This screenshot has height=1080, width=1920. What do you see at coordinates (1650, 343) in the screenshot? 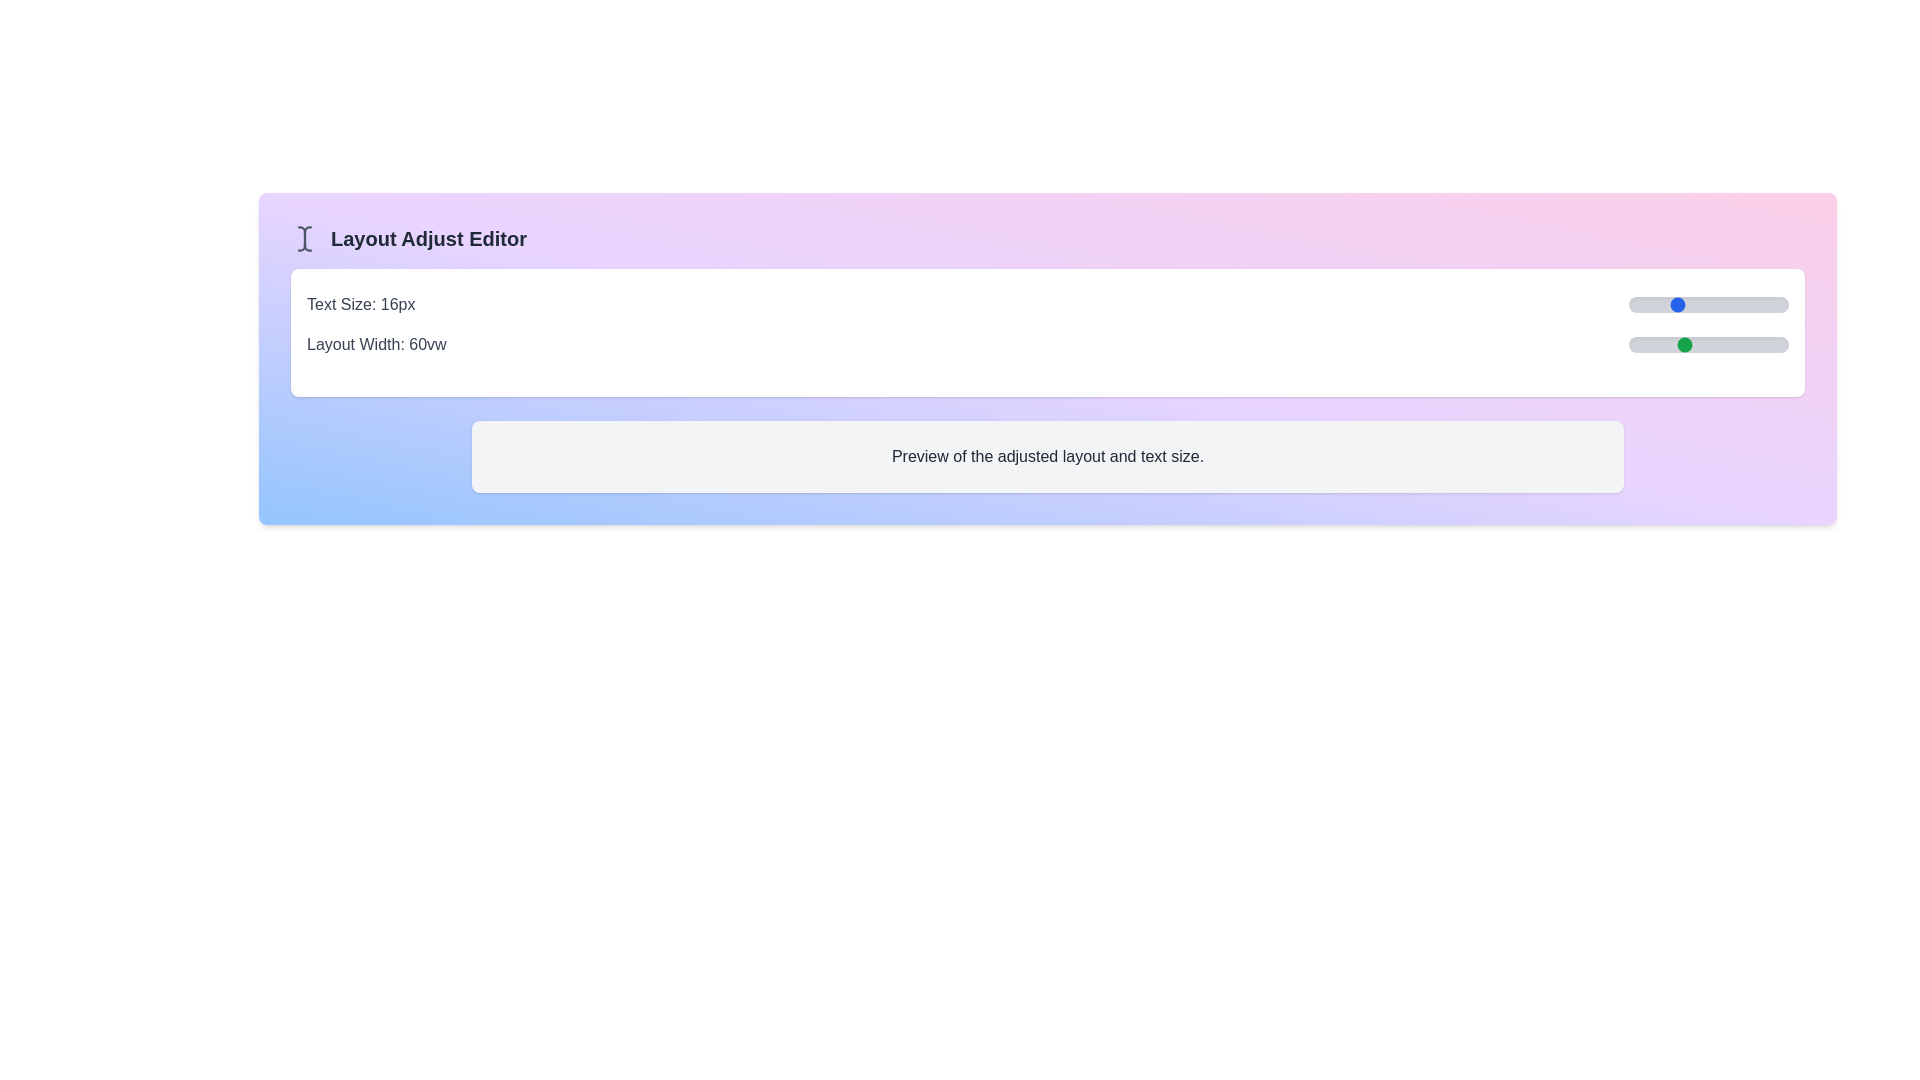
I see `the slider` at bounding box center [1650, 343].